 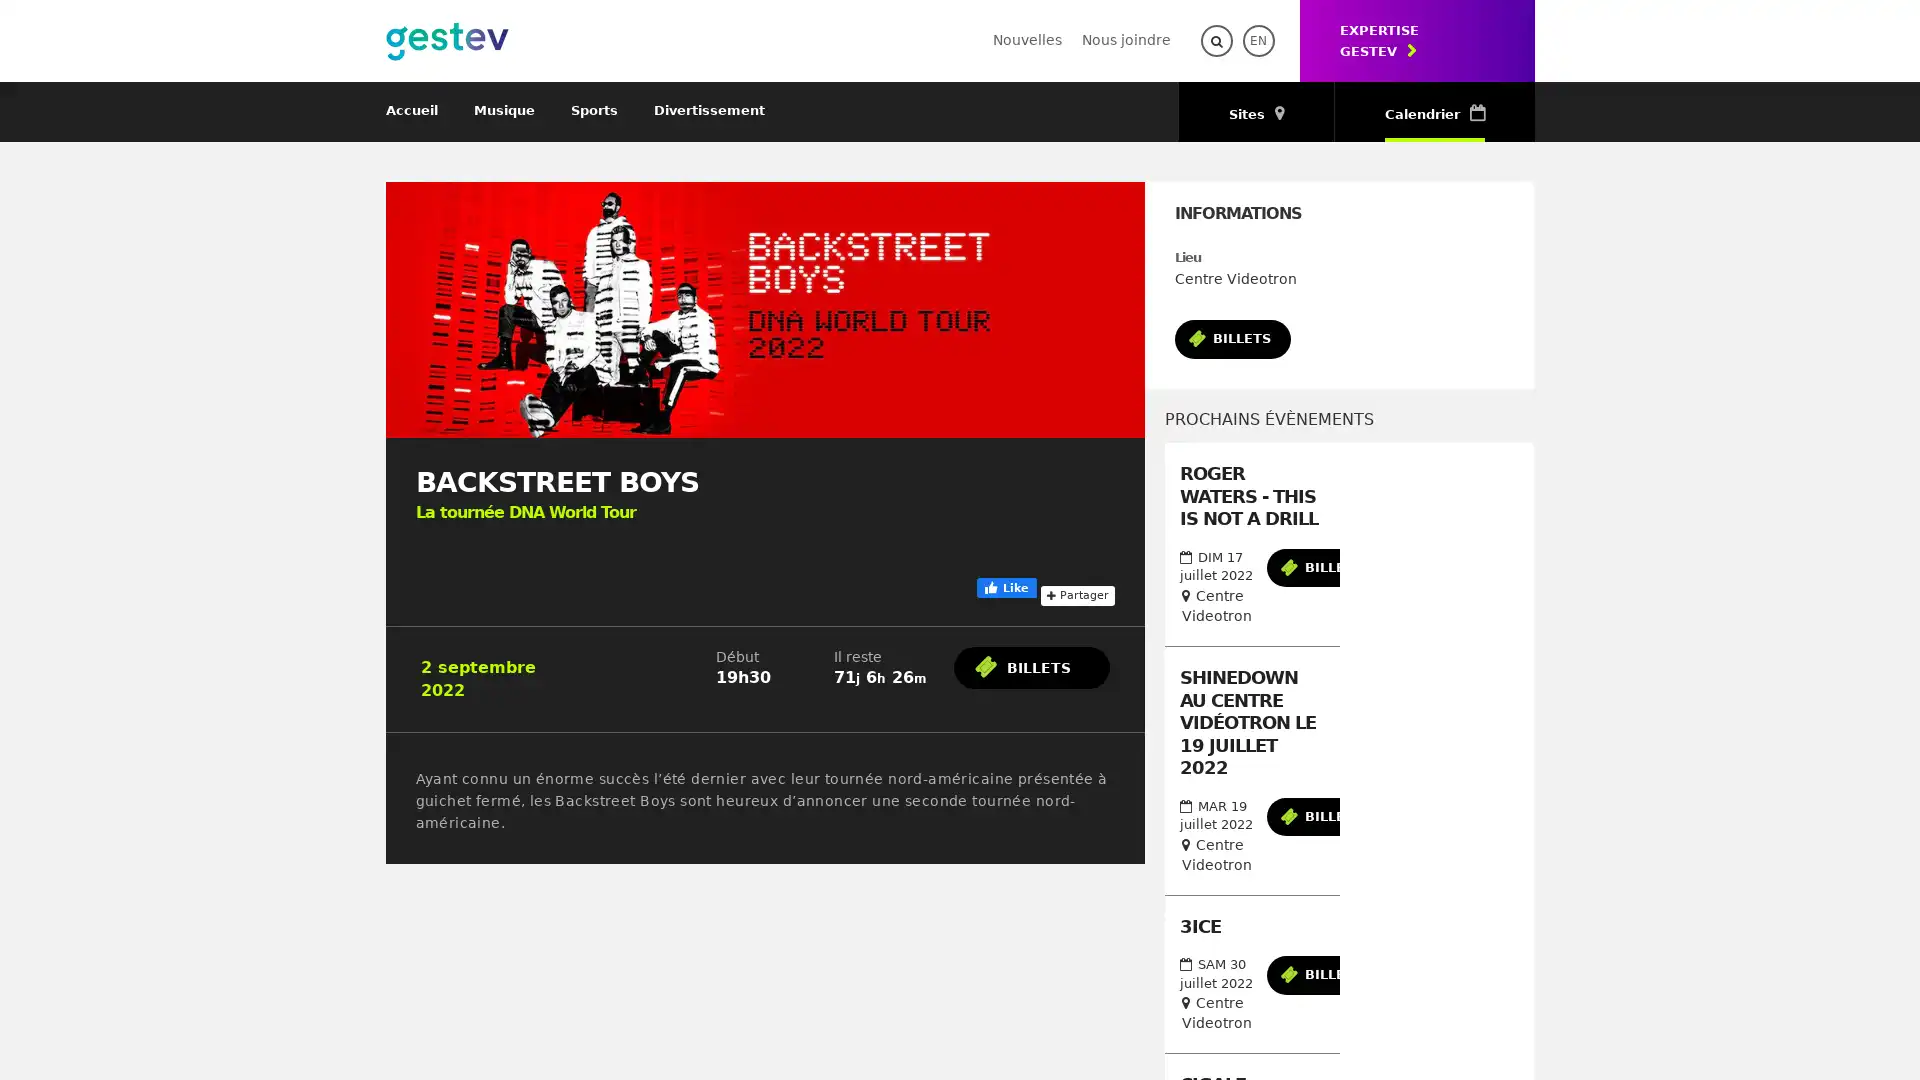 What do you see at coordinates (1075, 593) in the screenshot?
I see `Partager` at bounding box center [1075, 593].